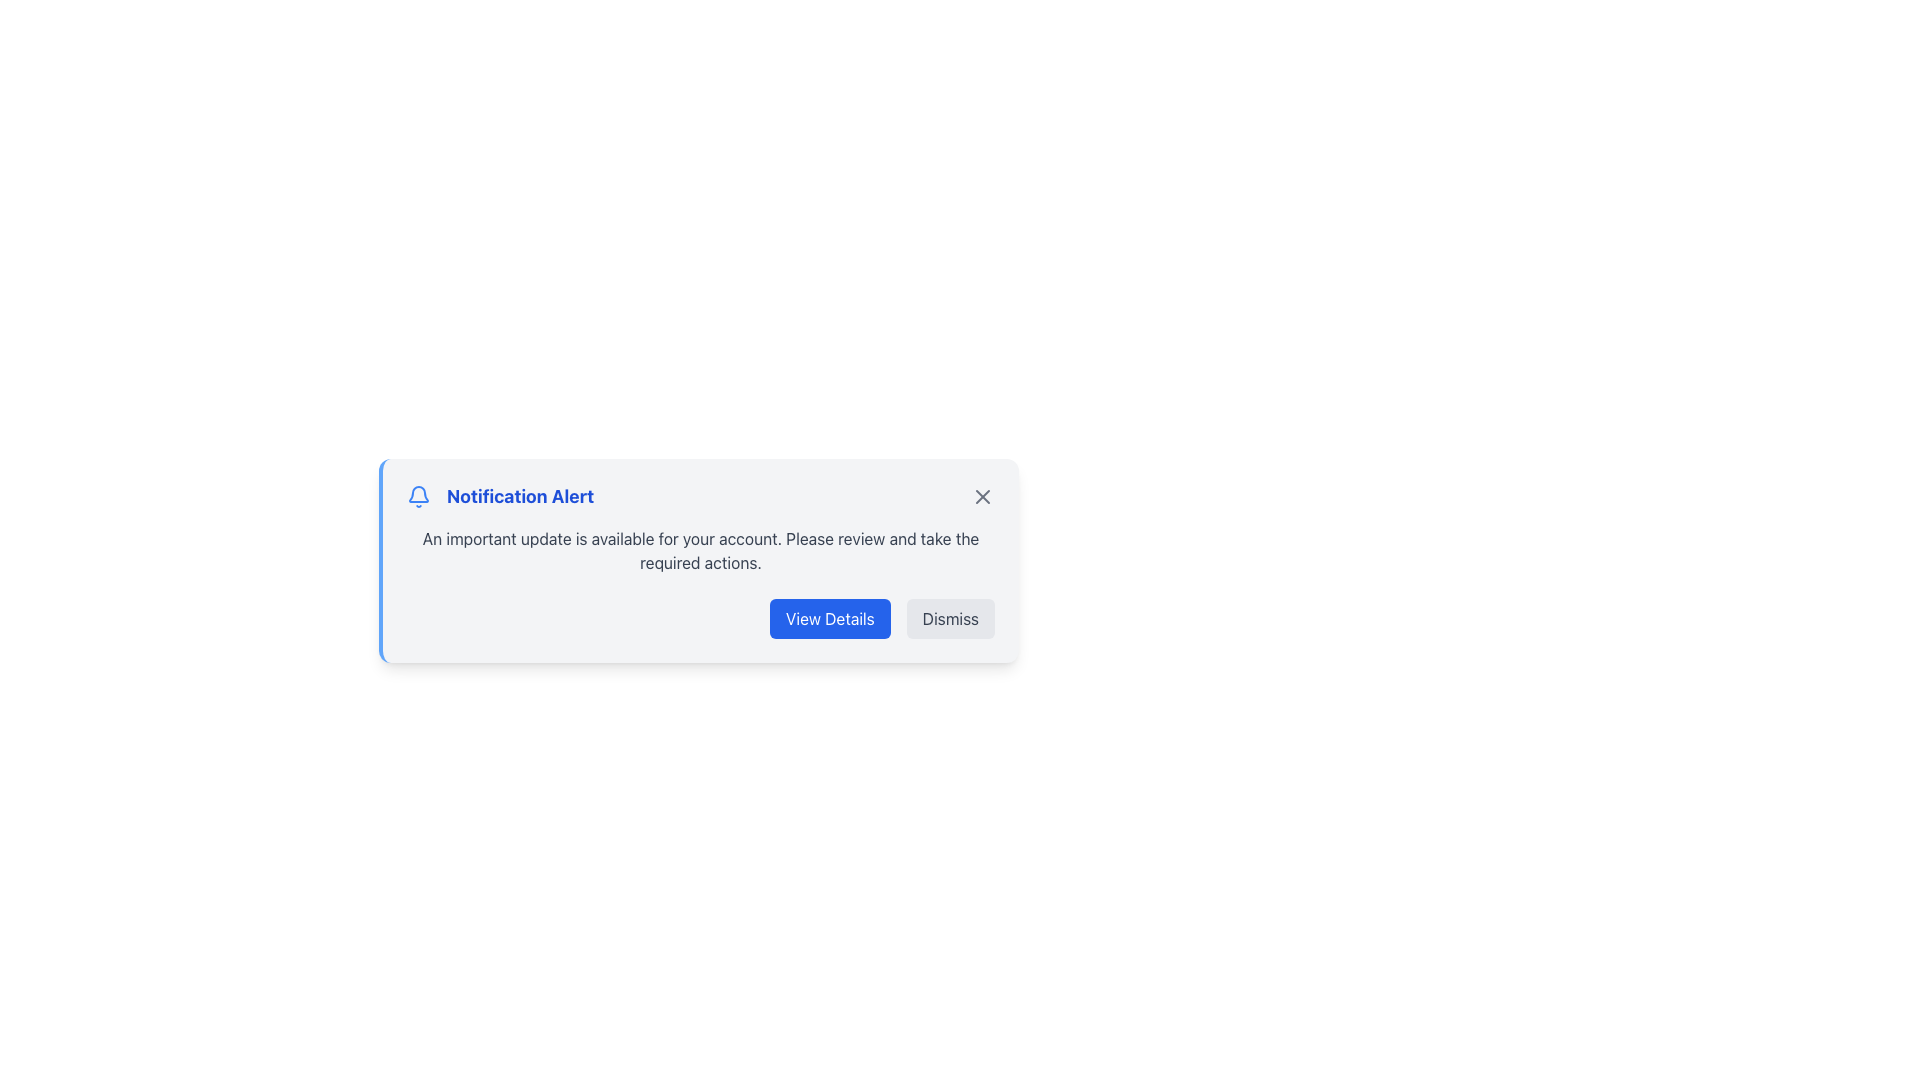 Image resolution: width=1920 pixels, height=1080 pixels. I want to click on the 'Dismiss' button, which is a rectangular button with rounded corners located at the bottom-right corner of the notification panel, so click(949, 617).